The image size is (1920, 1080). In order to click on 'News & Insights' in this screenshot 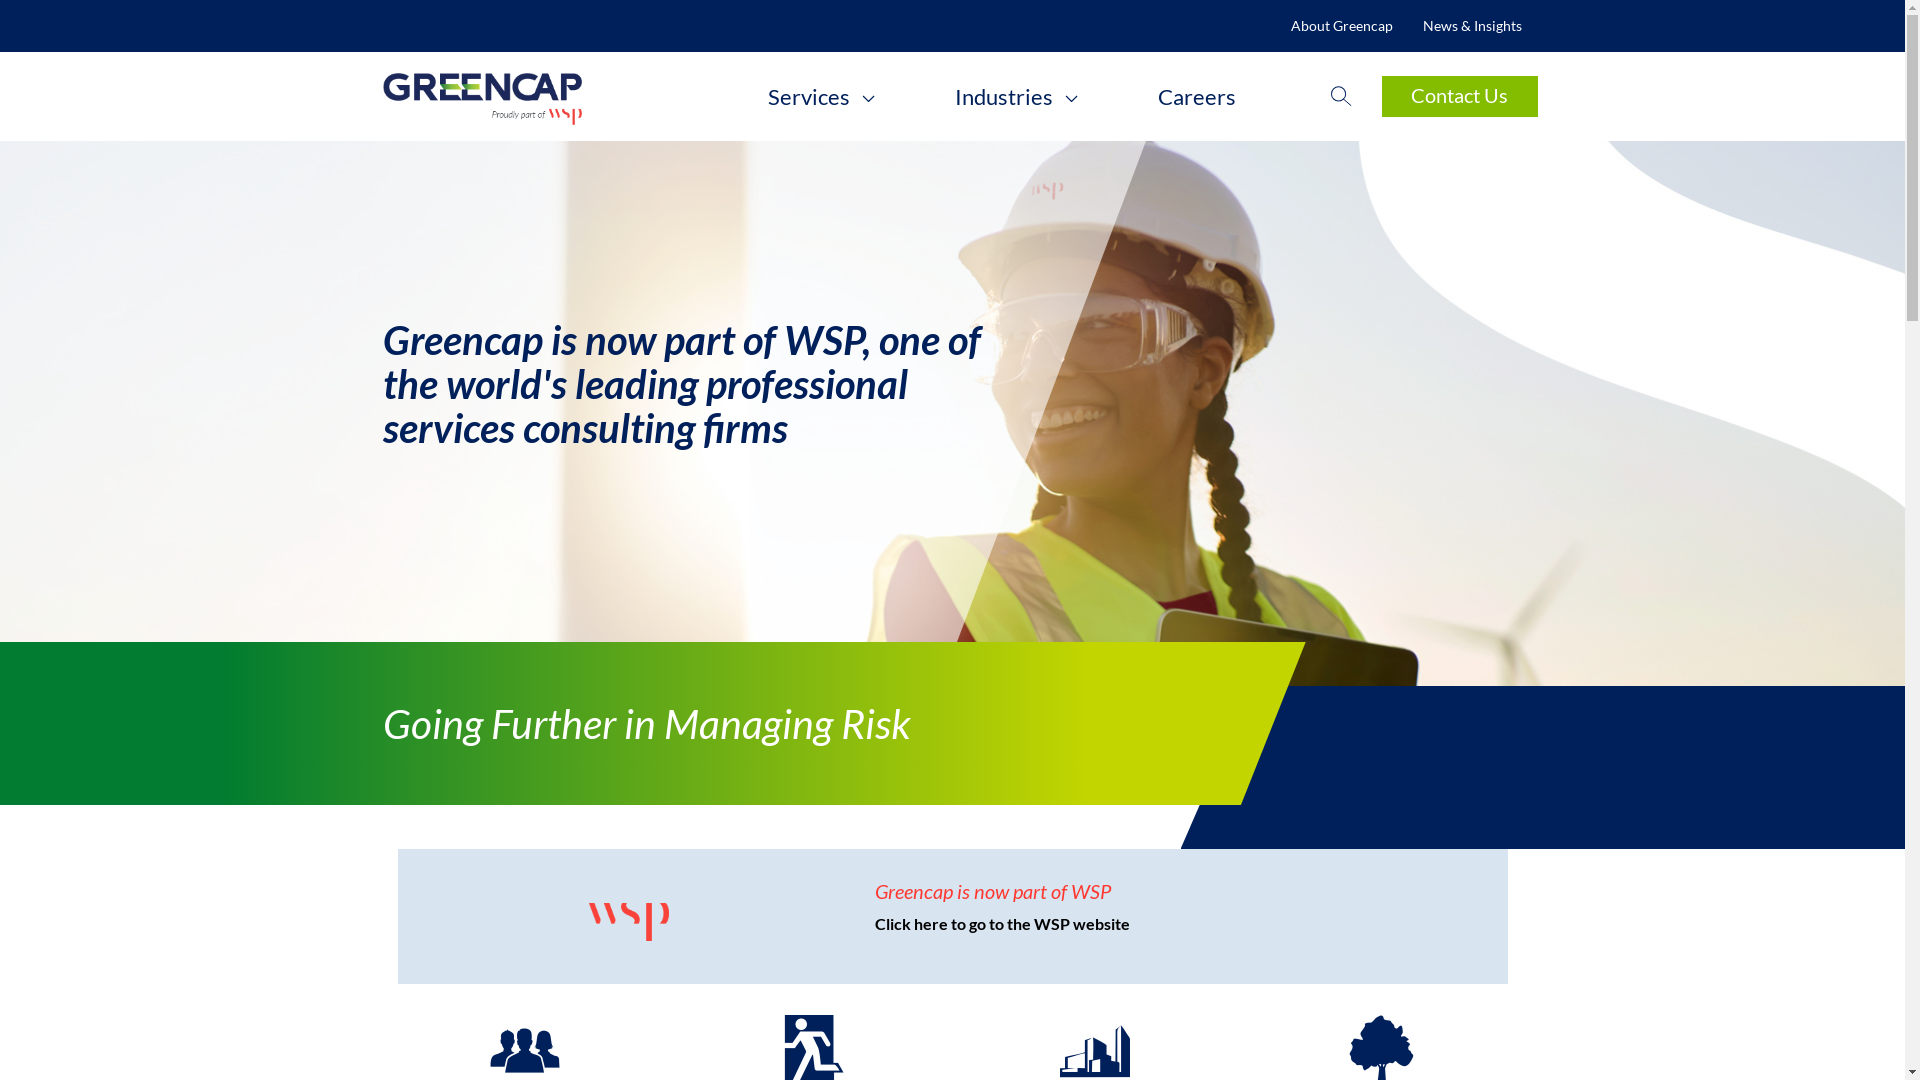, I will do `click(1472, 26)`.